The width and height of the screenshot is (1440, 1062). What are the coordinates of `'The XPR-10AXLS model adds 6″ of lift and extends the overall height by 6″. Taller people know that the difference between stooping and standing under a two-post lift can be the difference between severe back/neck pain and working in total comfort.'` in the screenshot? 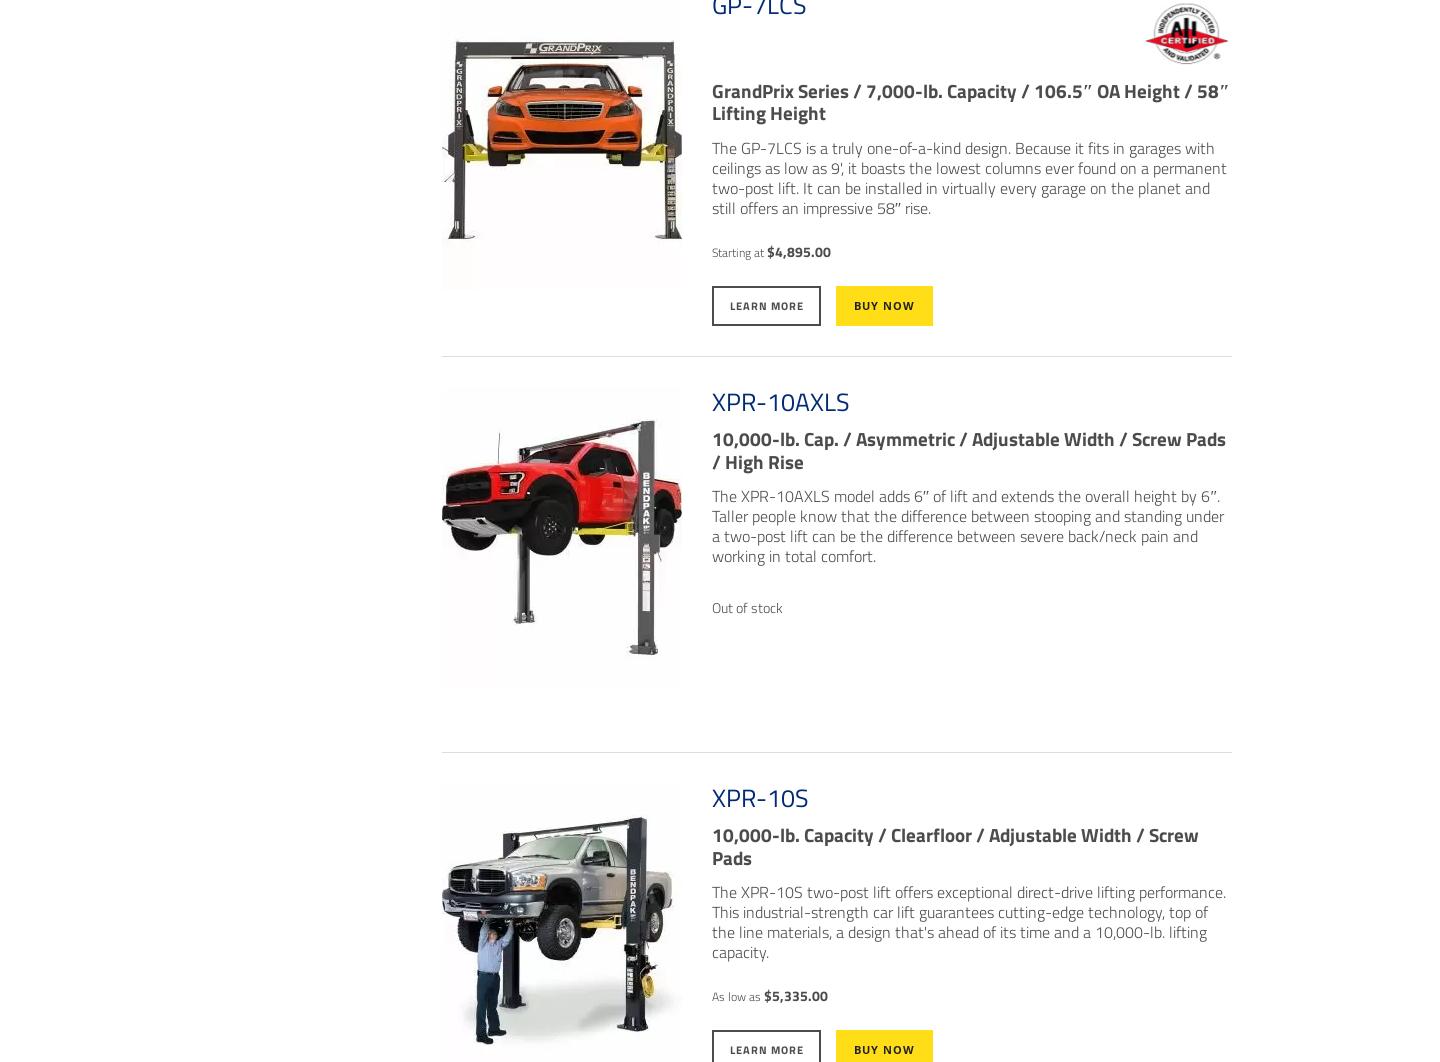 It's located at (965, 525).